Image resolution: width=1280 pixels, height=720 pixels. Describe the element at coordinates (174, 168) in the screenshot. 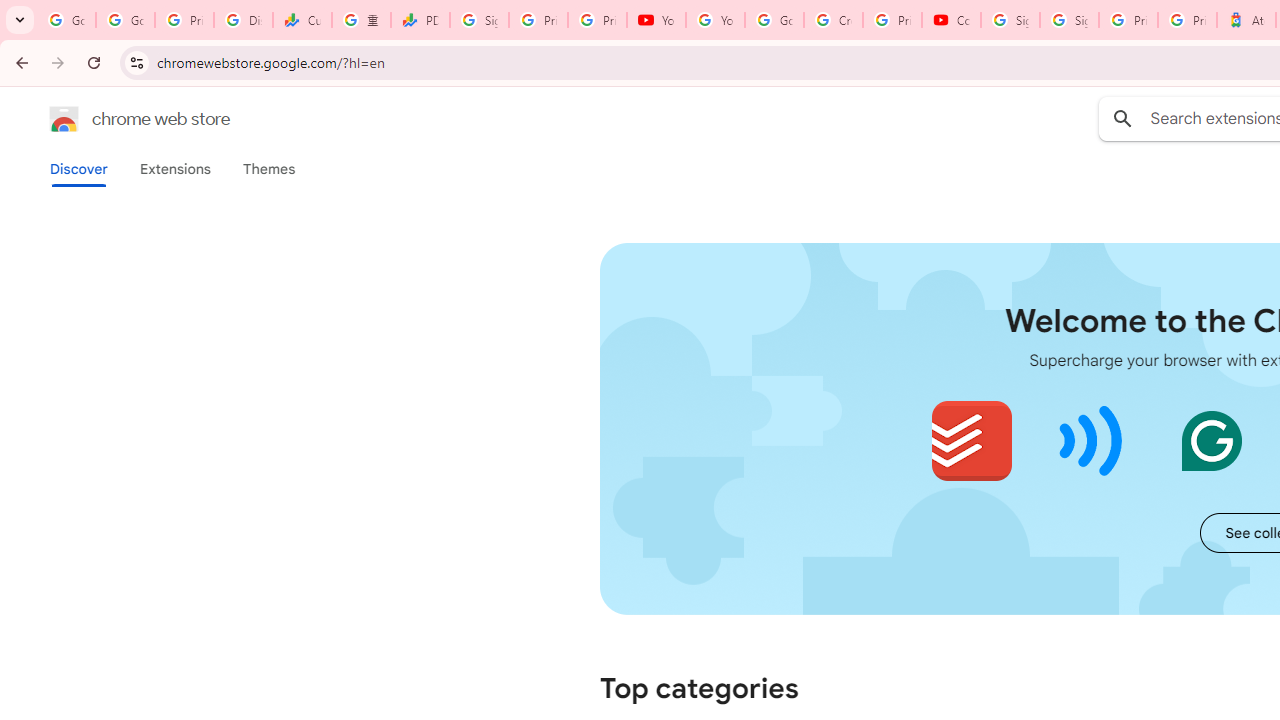

I see `'Extensions'` at that location.